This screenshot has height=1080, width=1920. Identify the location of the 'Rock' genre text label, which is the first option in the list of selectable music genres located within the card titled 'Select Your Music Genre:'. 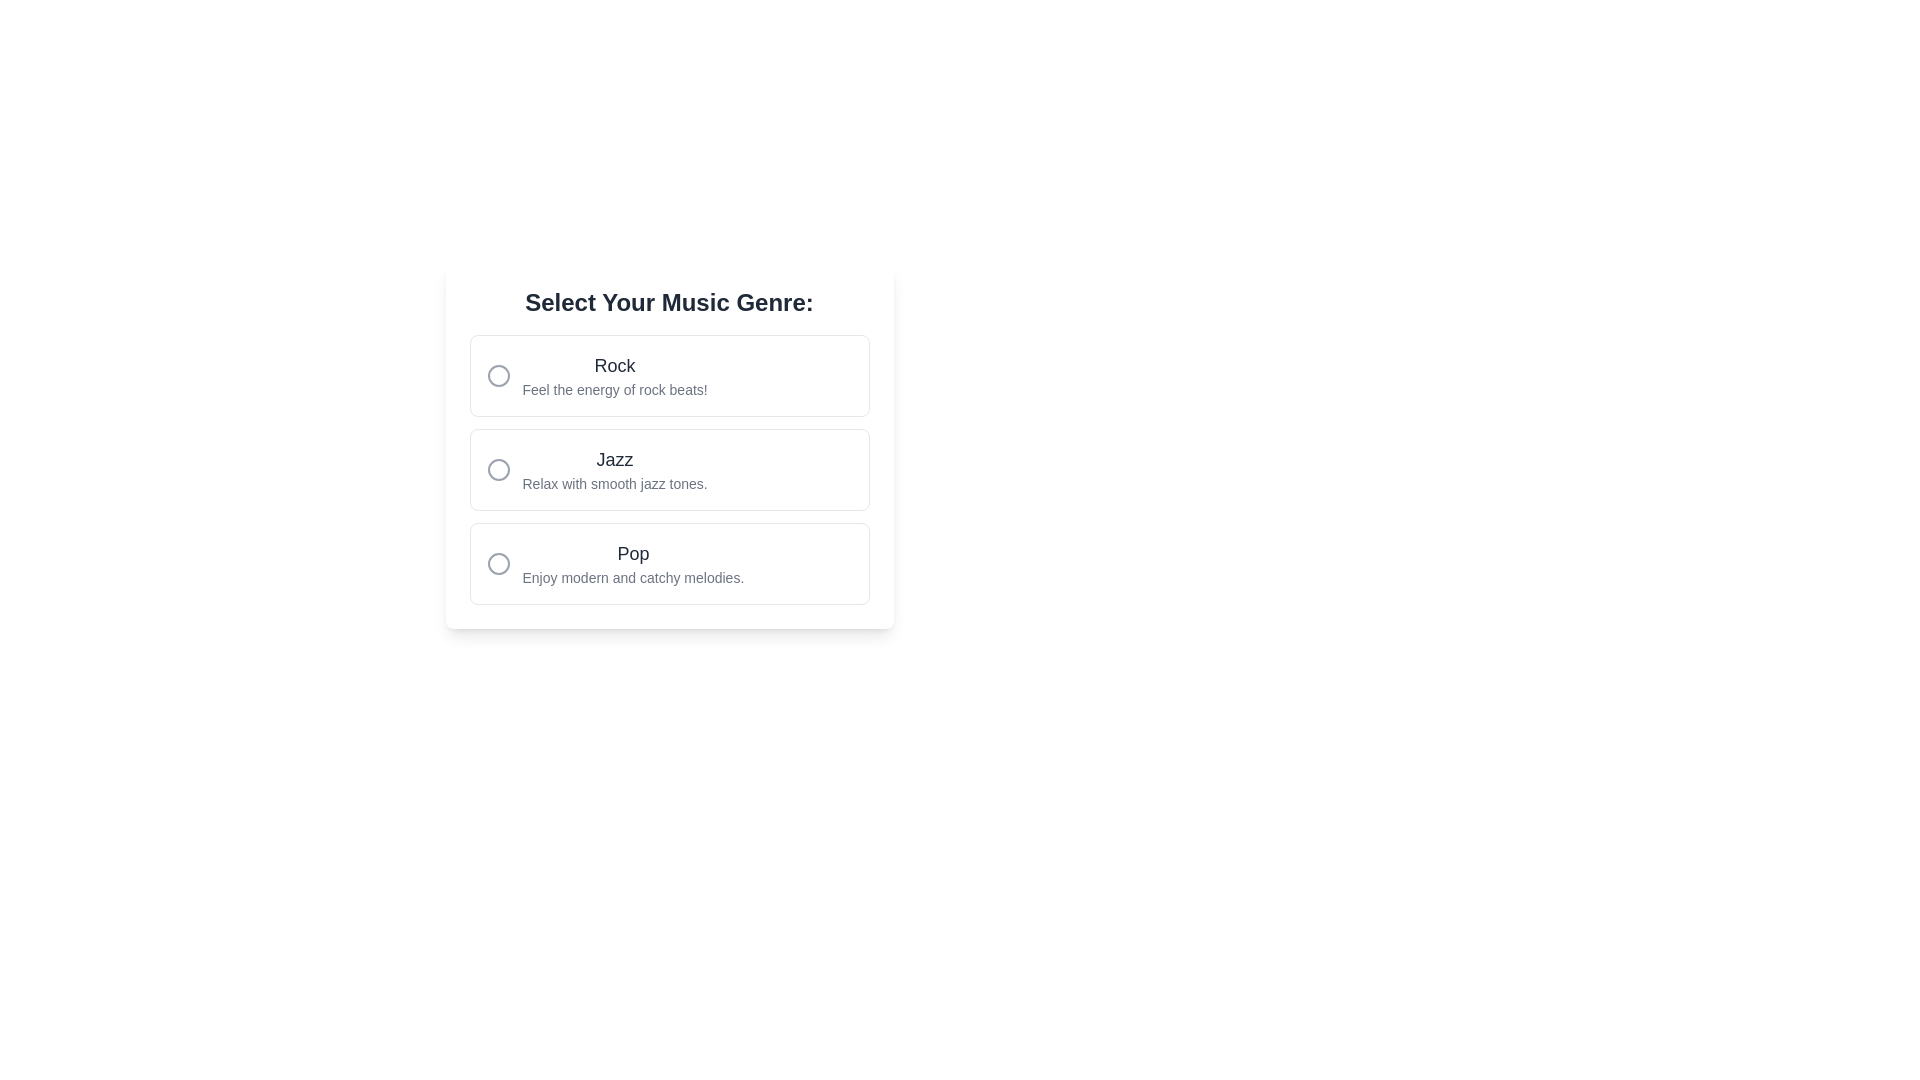
(614, 366).